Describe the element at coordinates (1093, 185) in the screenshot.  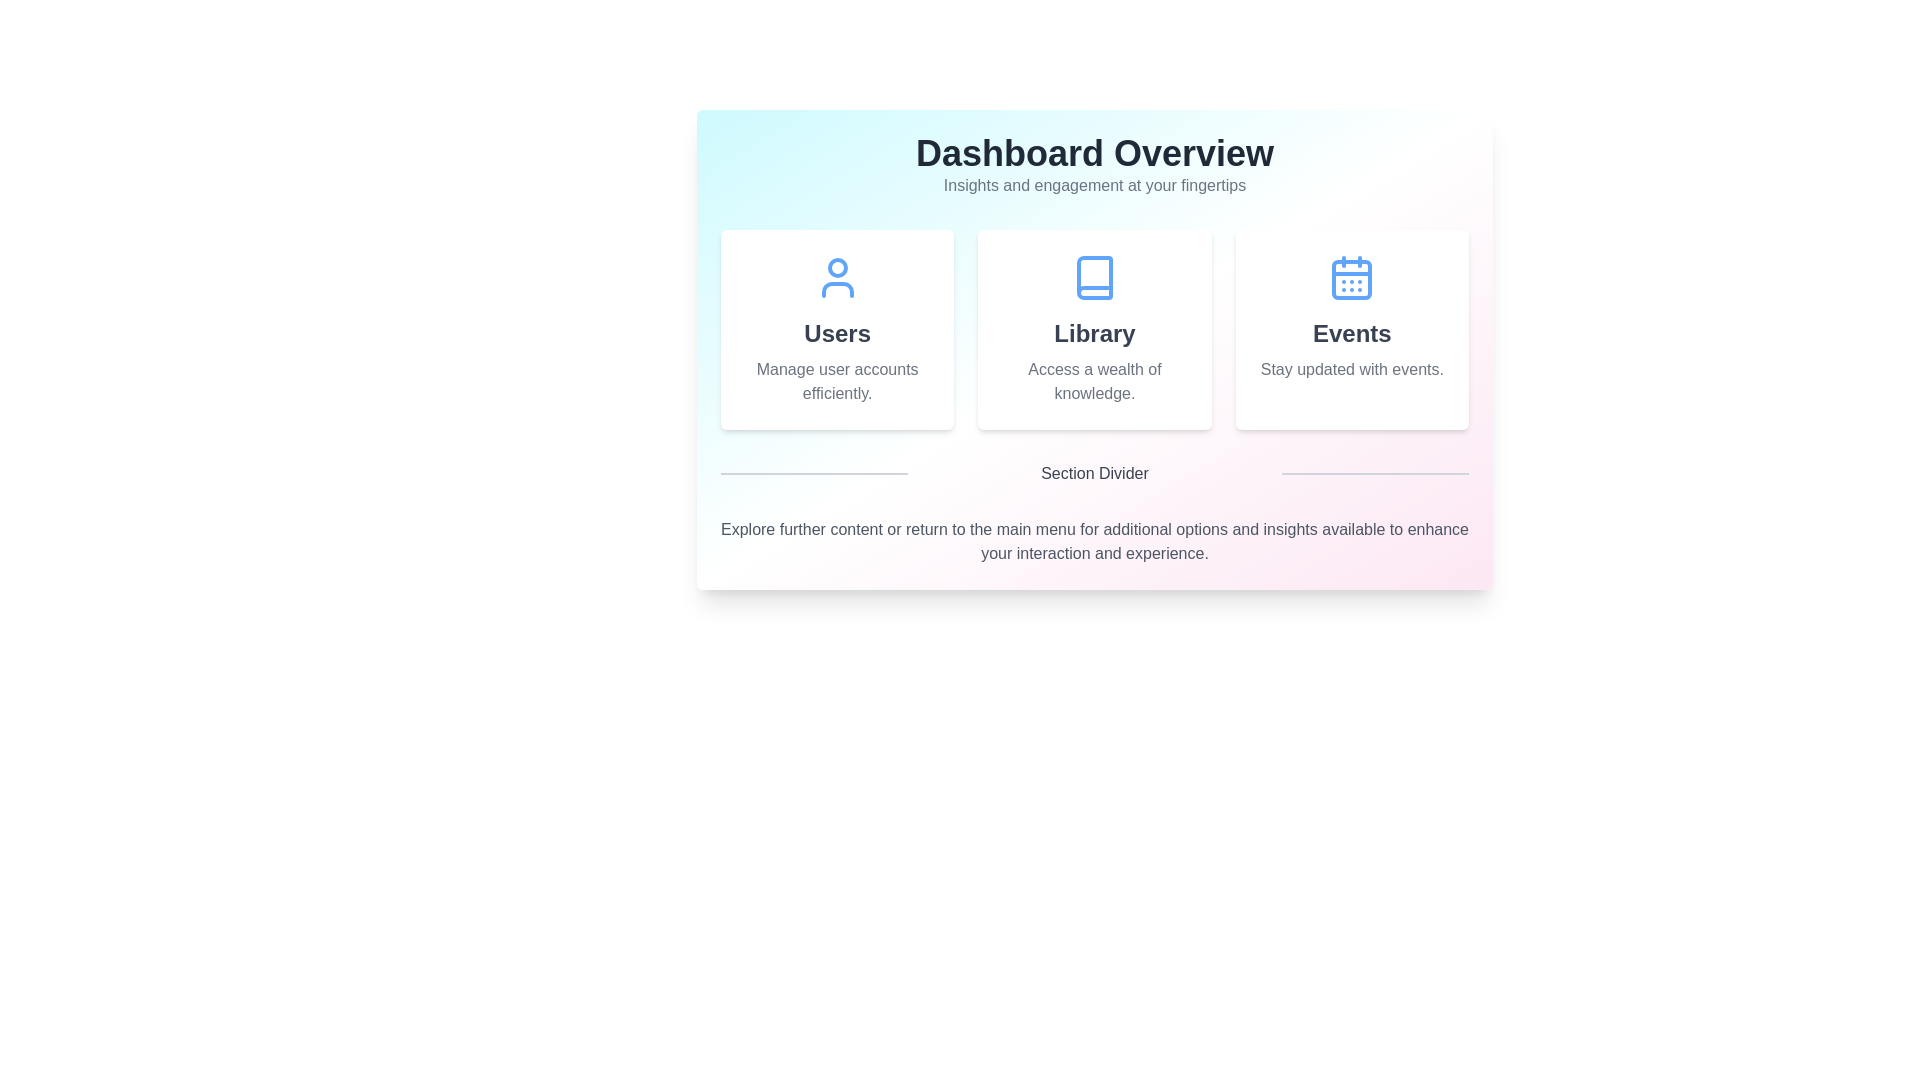
I see `text label that says 'Insights and engagement at your fingertips', which is styled in gray font and located below the 'Dashboard Overview' title` at that location.